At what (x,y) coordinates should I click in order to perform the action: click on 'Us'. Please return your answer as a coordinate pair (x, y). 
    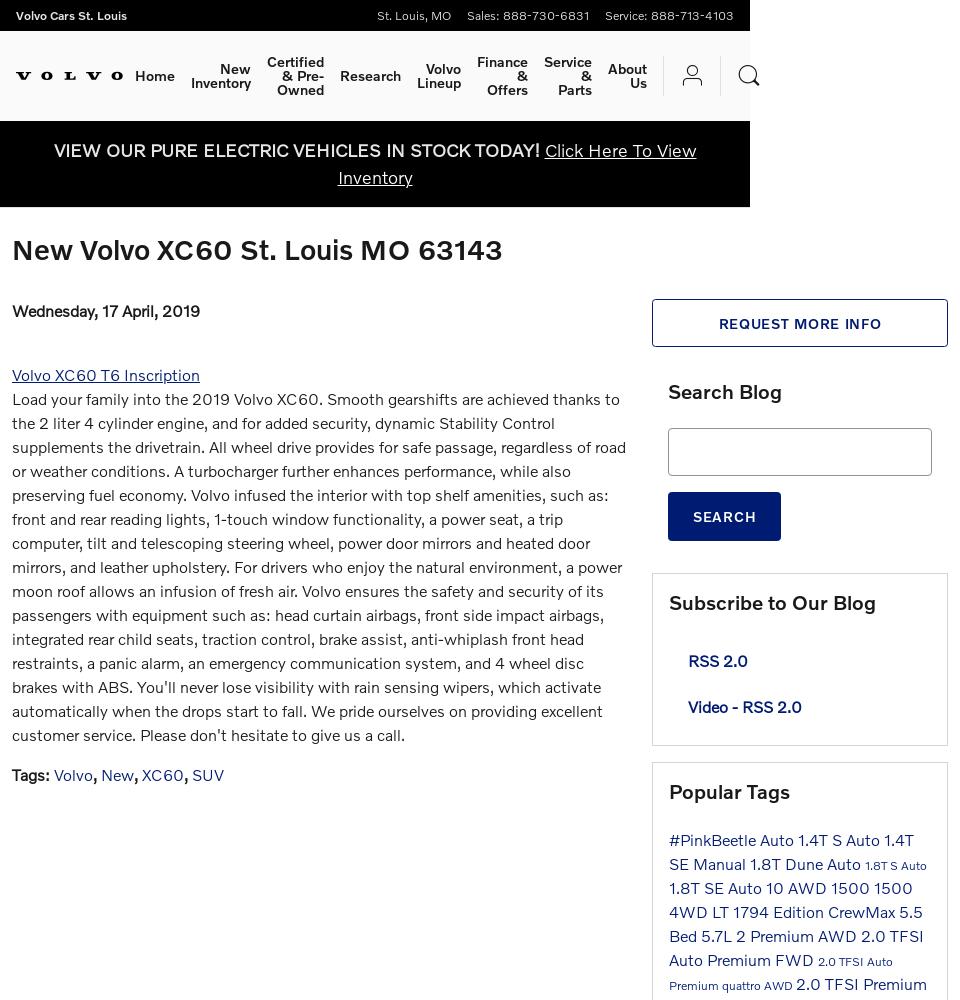
    Looking at the image, I should click on (637, 81).